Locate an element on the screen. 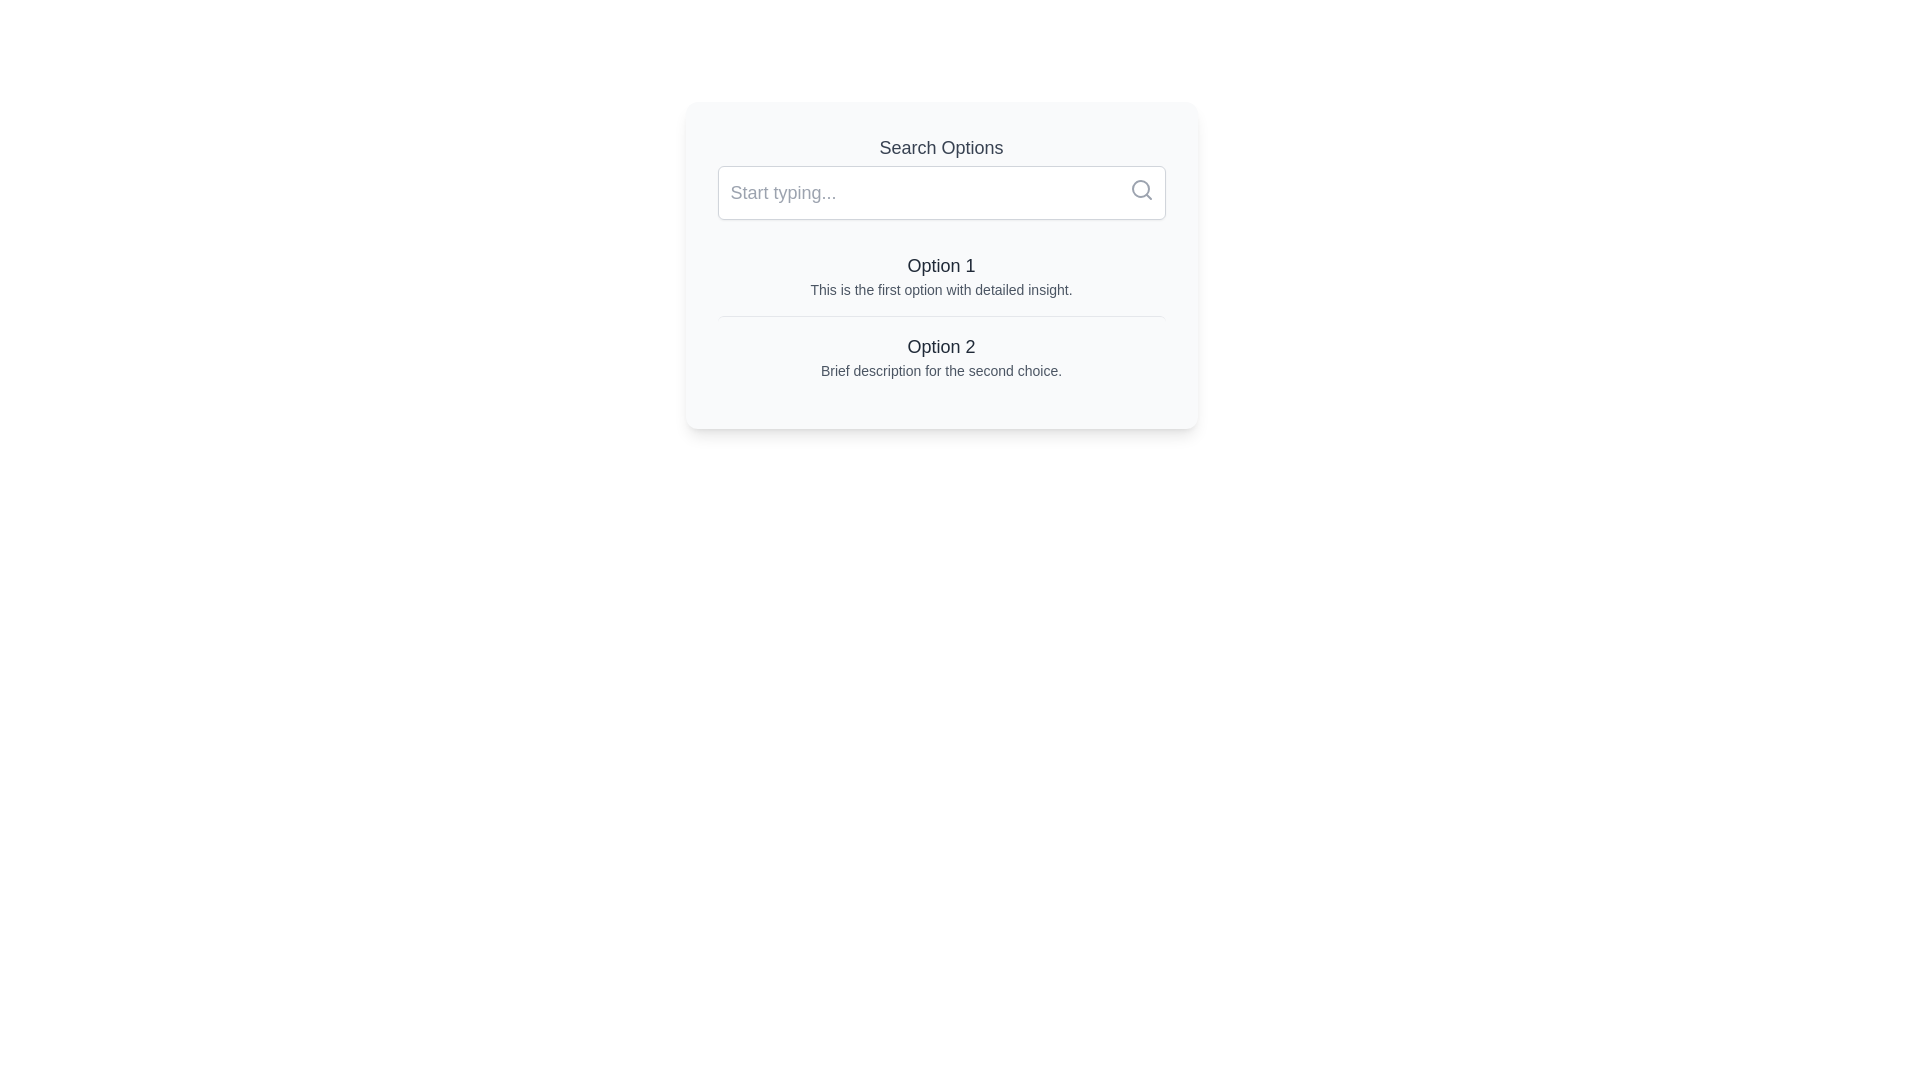 The width and height of the screenshot is (1920, 1080). the input field of the Search Bar with Label located below the title 'Search Options' to activate text entry is located at coordinates (940, 176).